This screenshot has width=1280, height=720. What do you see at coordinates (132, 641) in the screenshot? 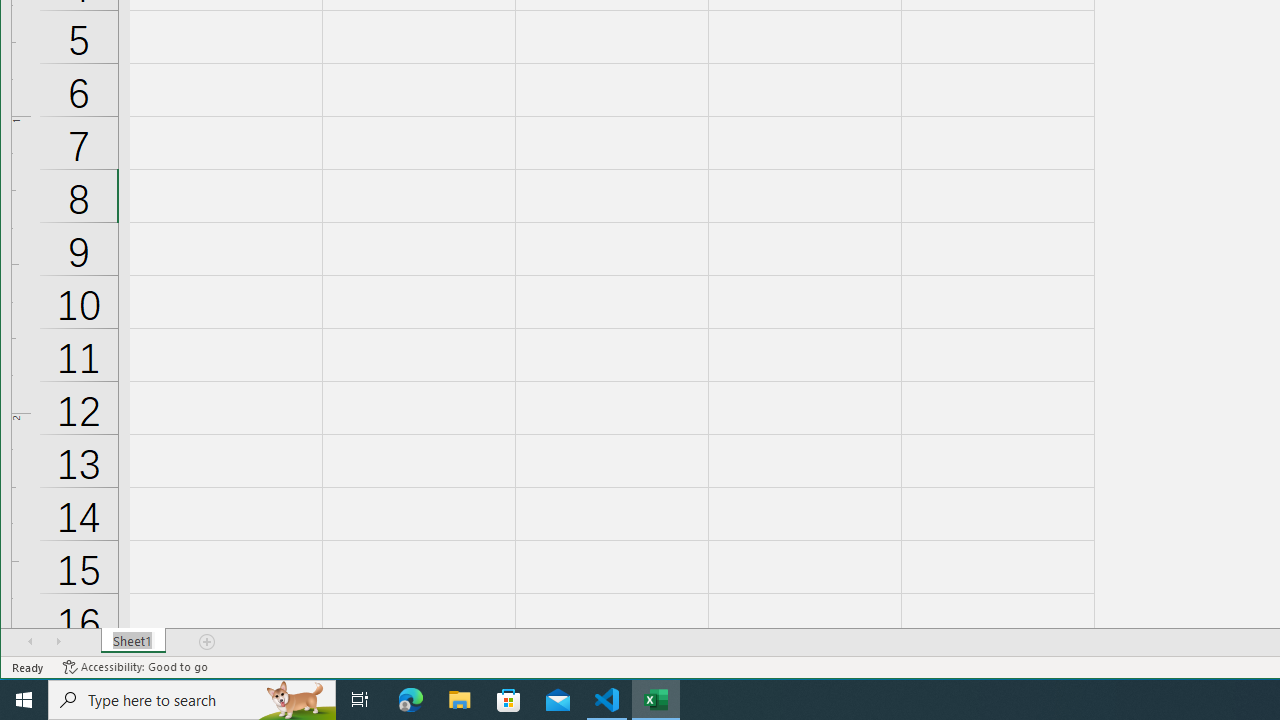
I see `'Sheet Tab'` at bounding box center [132, 641].